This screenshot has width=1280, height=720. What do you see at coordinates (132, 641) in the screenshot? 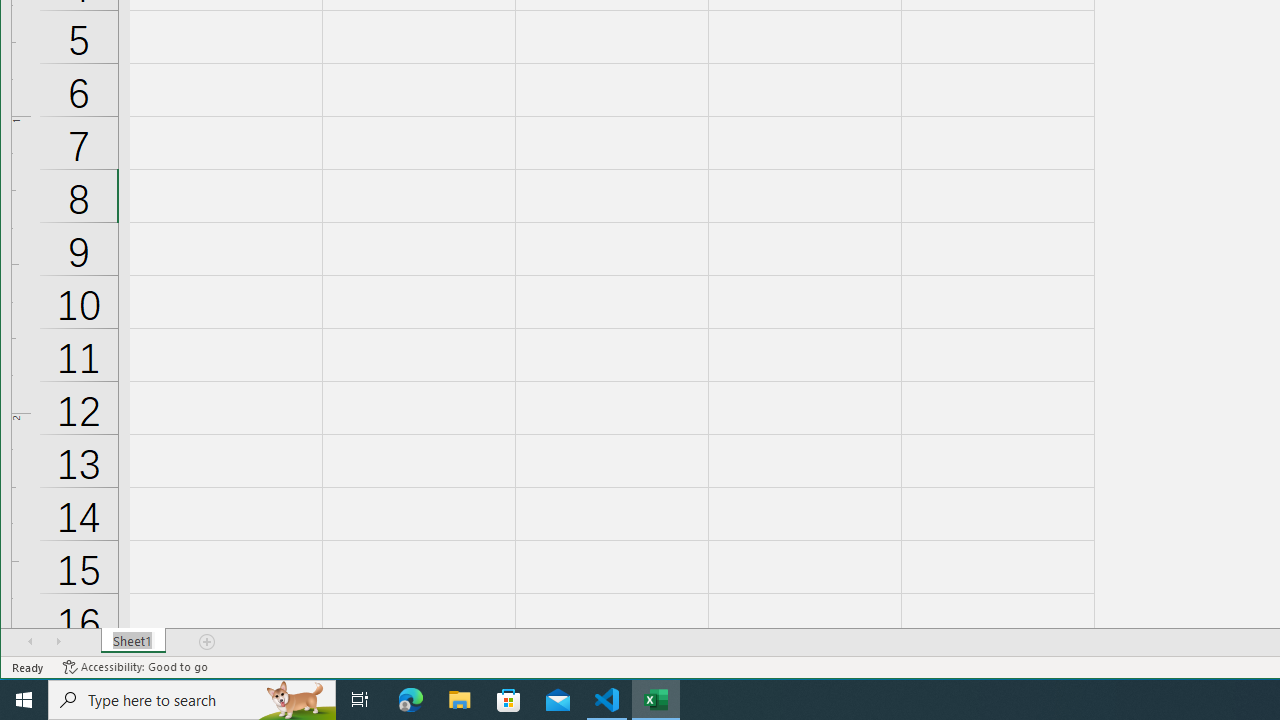
I see `'Sheet Tab'` at bounding box center [132, 641].